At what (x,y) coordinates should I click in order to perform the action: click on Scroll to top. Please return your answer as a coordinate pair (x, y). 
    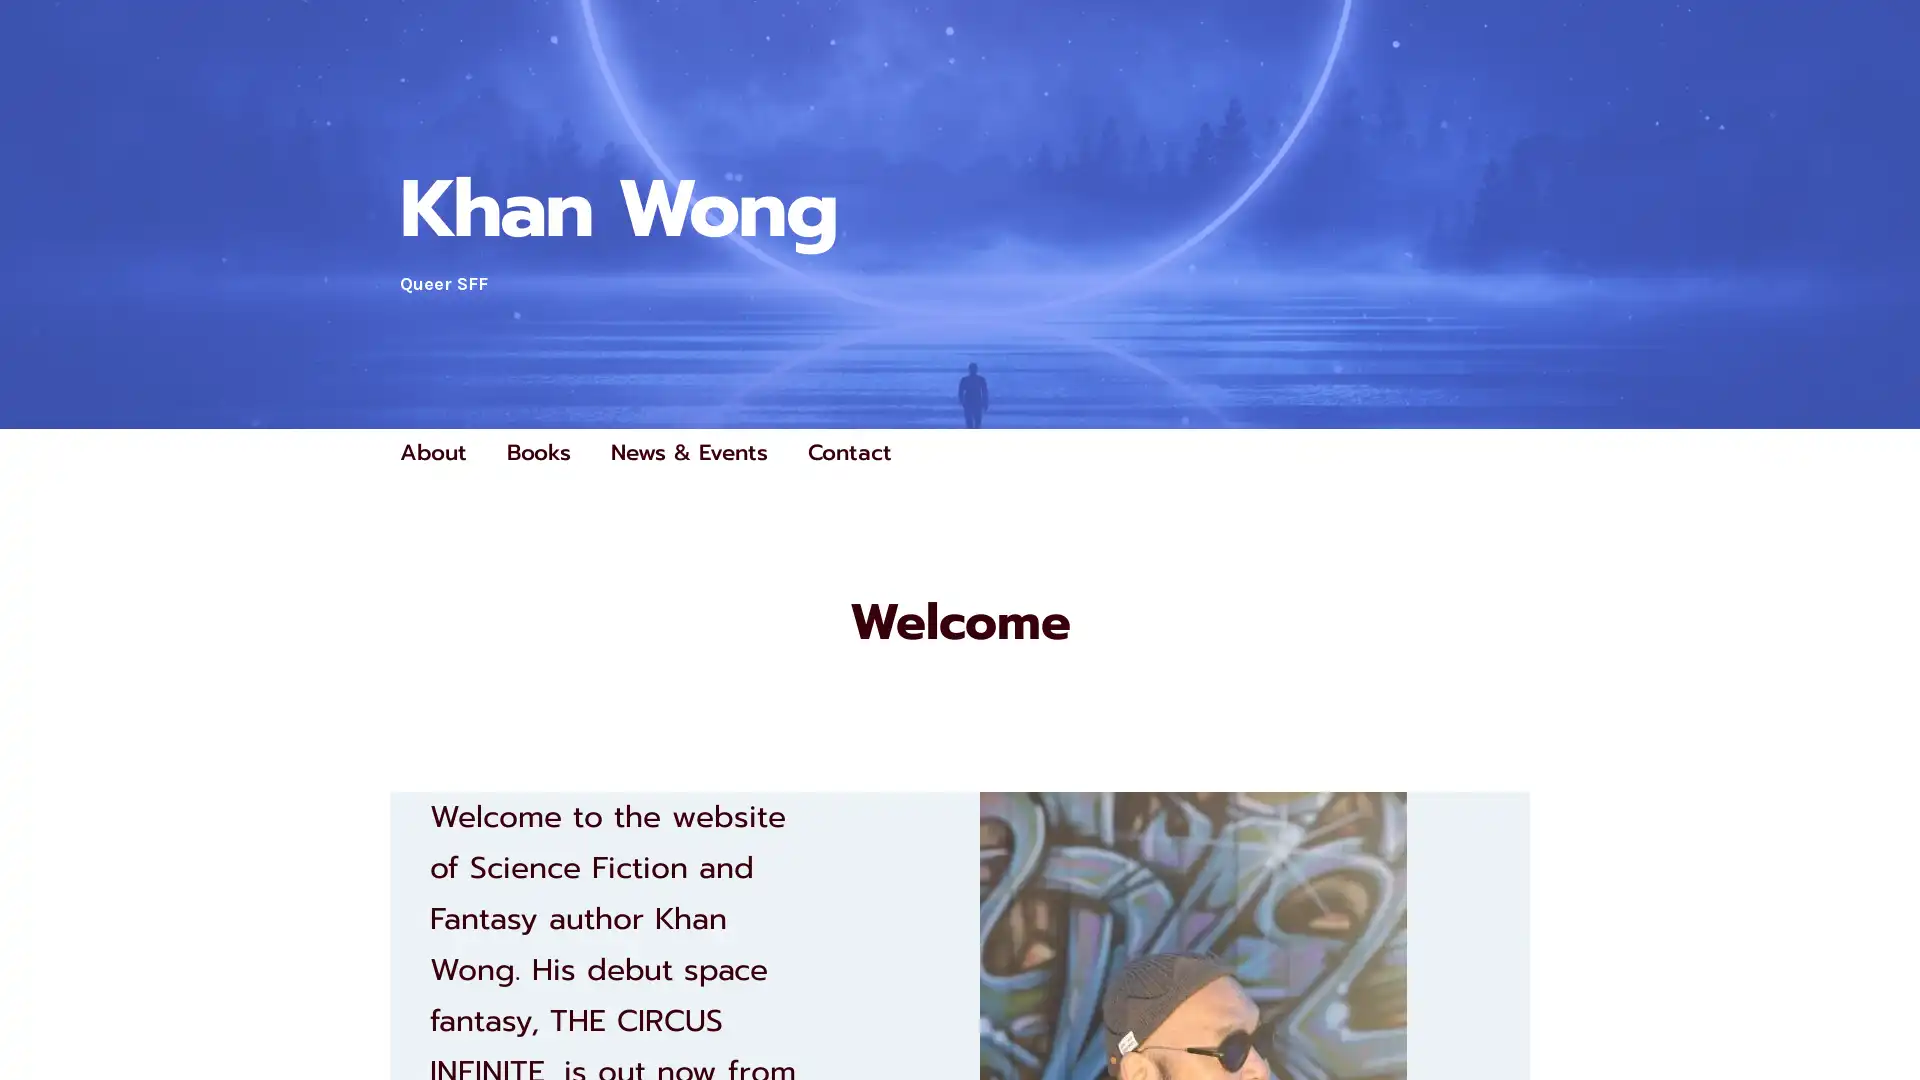
    Looking at the image, I should click on (1881, 1012).